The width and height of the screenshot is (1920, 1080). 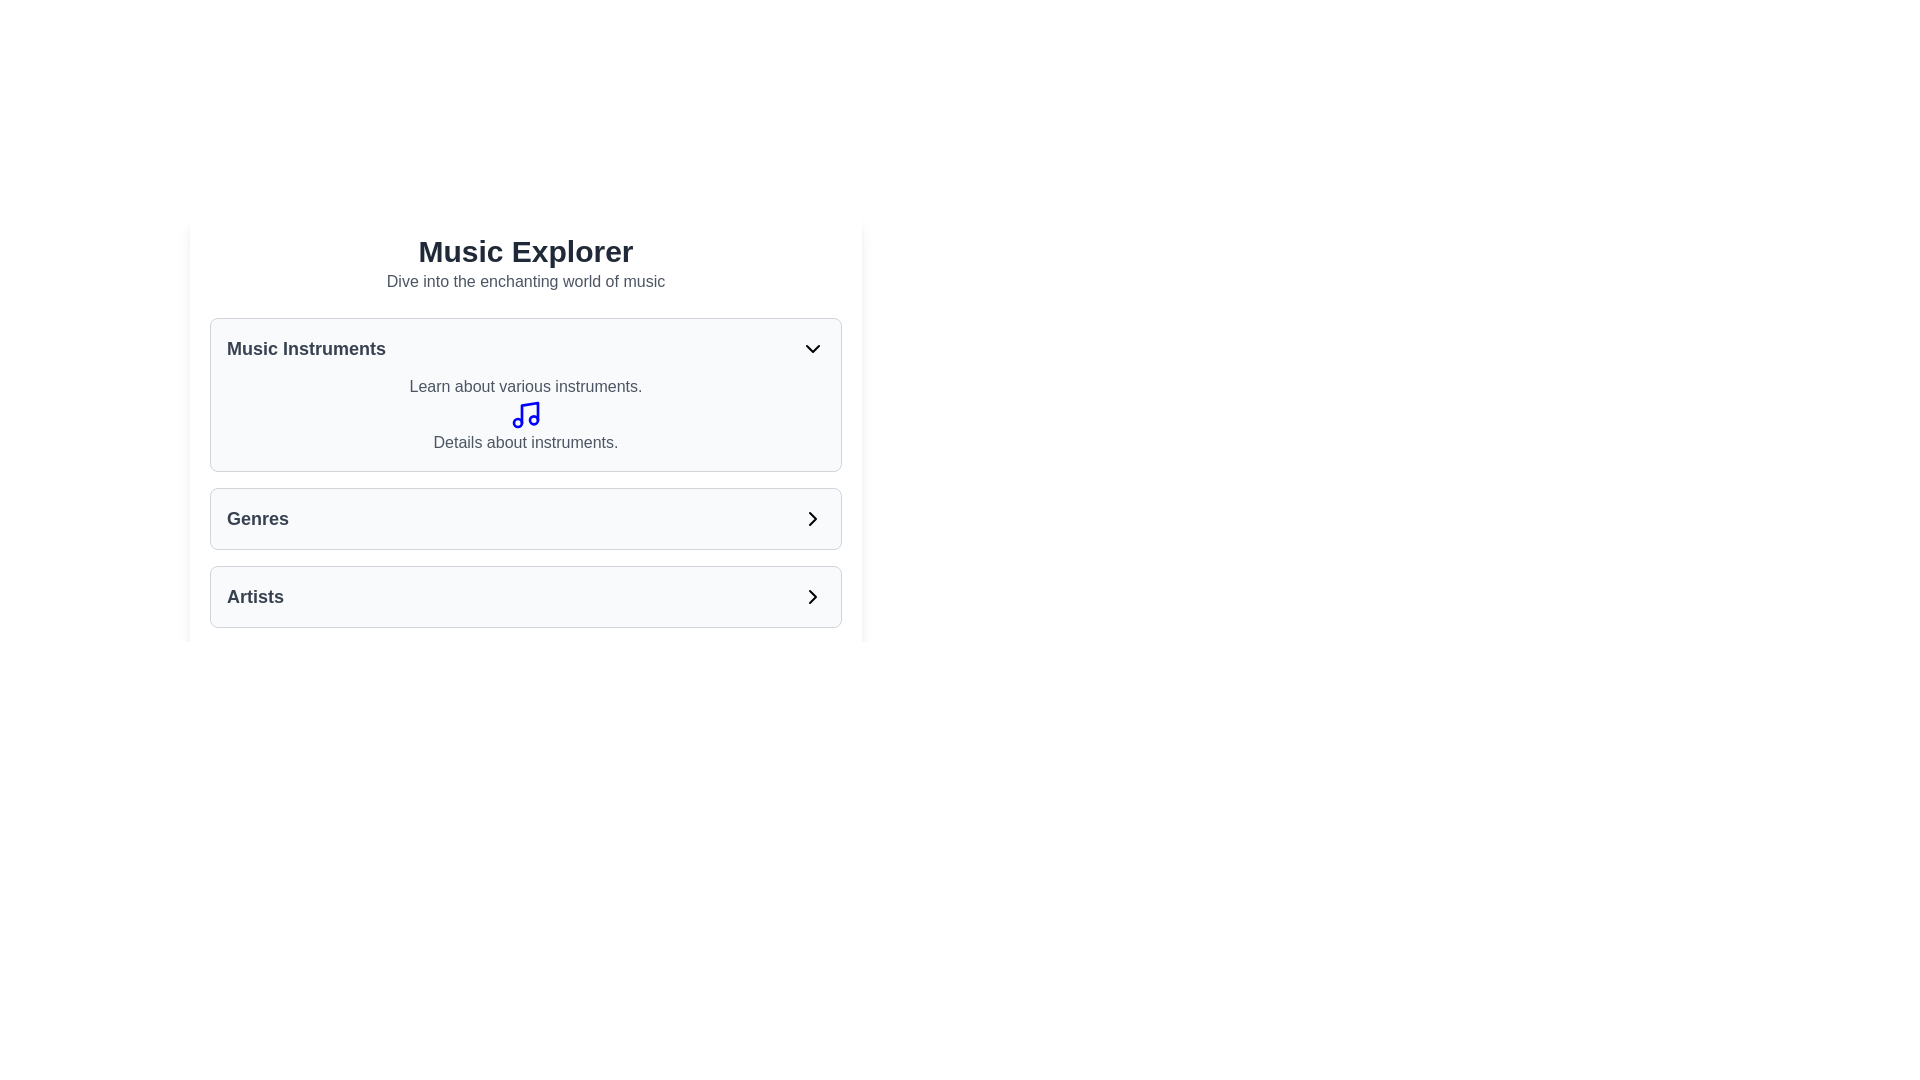 I want to click on the right-facing chevron icon within the 'Genres' card, so click(x=812, y=518).